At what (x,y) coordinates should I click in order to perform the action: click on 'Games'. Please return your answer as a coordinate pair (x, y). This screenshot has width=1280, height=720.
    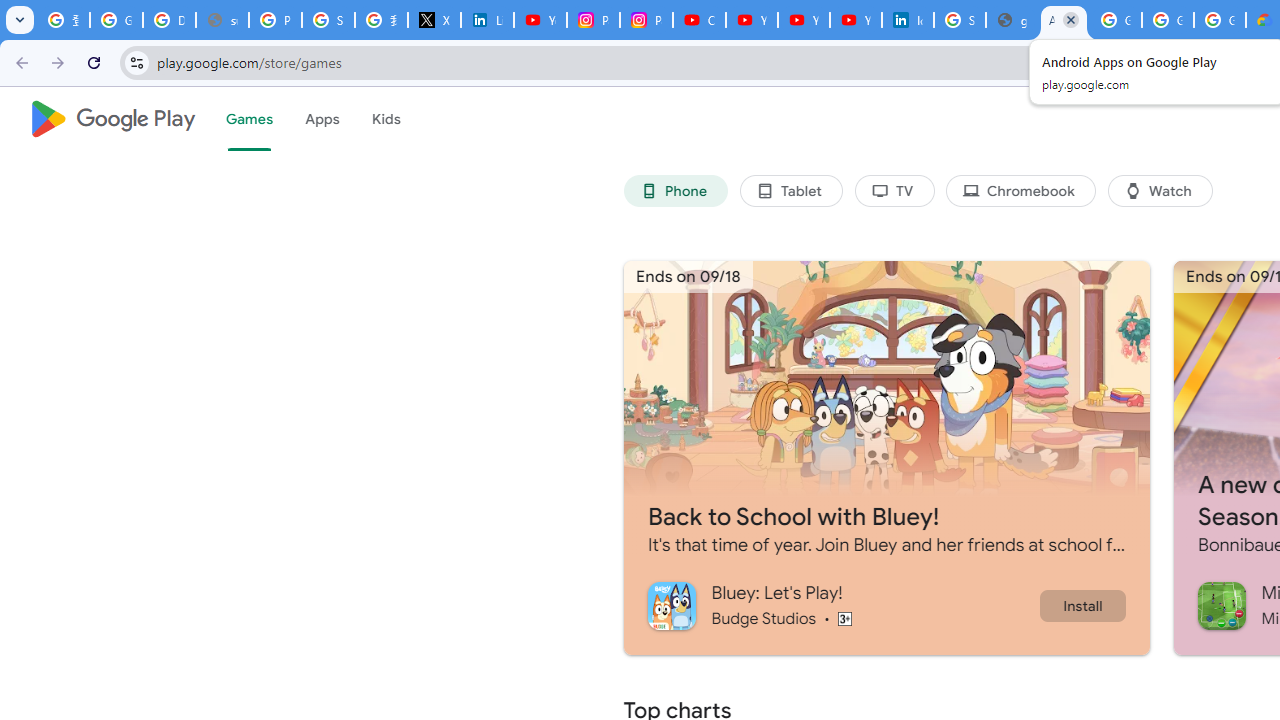
    Looking at the image, I should click on (247, 119).